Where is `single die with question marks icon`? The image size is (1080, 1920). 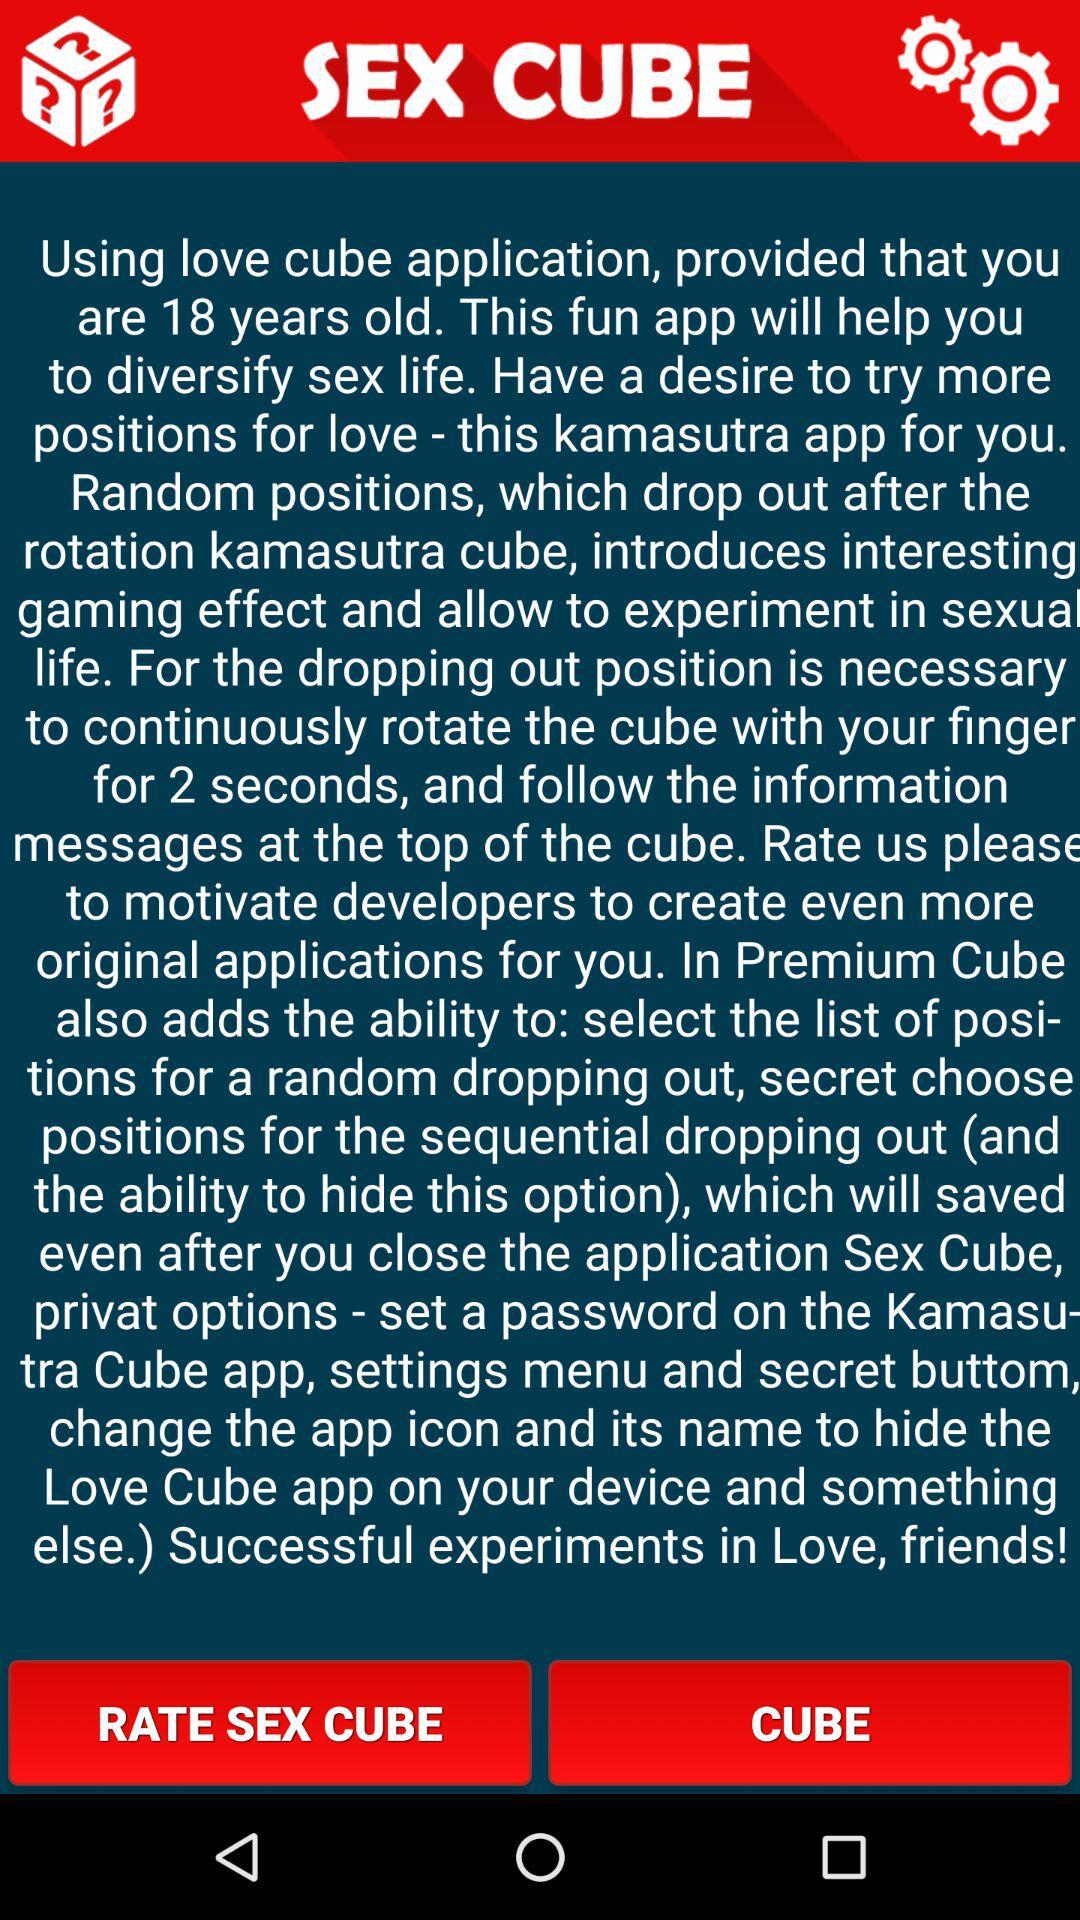 single die with question marks icon is located at coordinates (80, 80).